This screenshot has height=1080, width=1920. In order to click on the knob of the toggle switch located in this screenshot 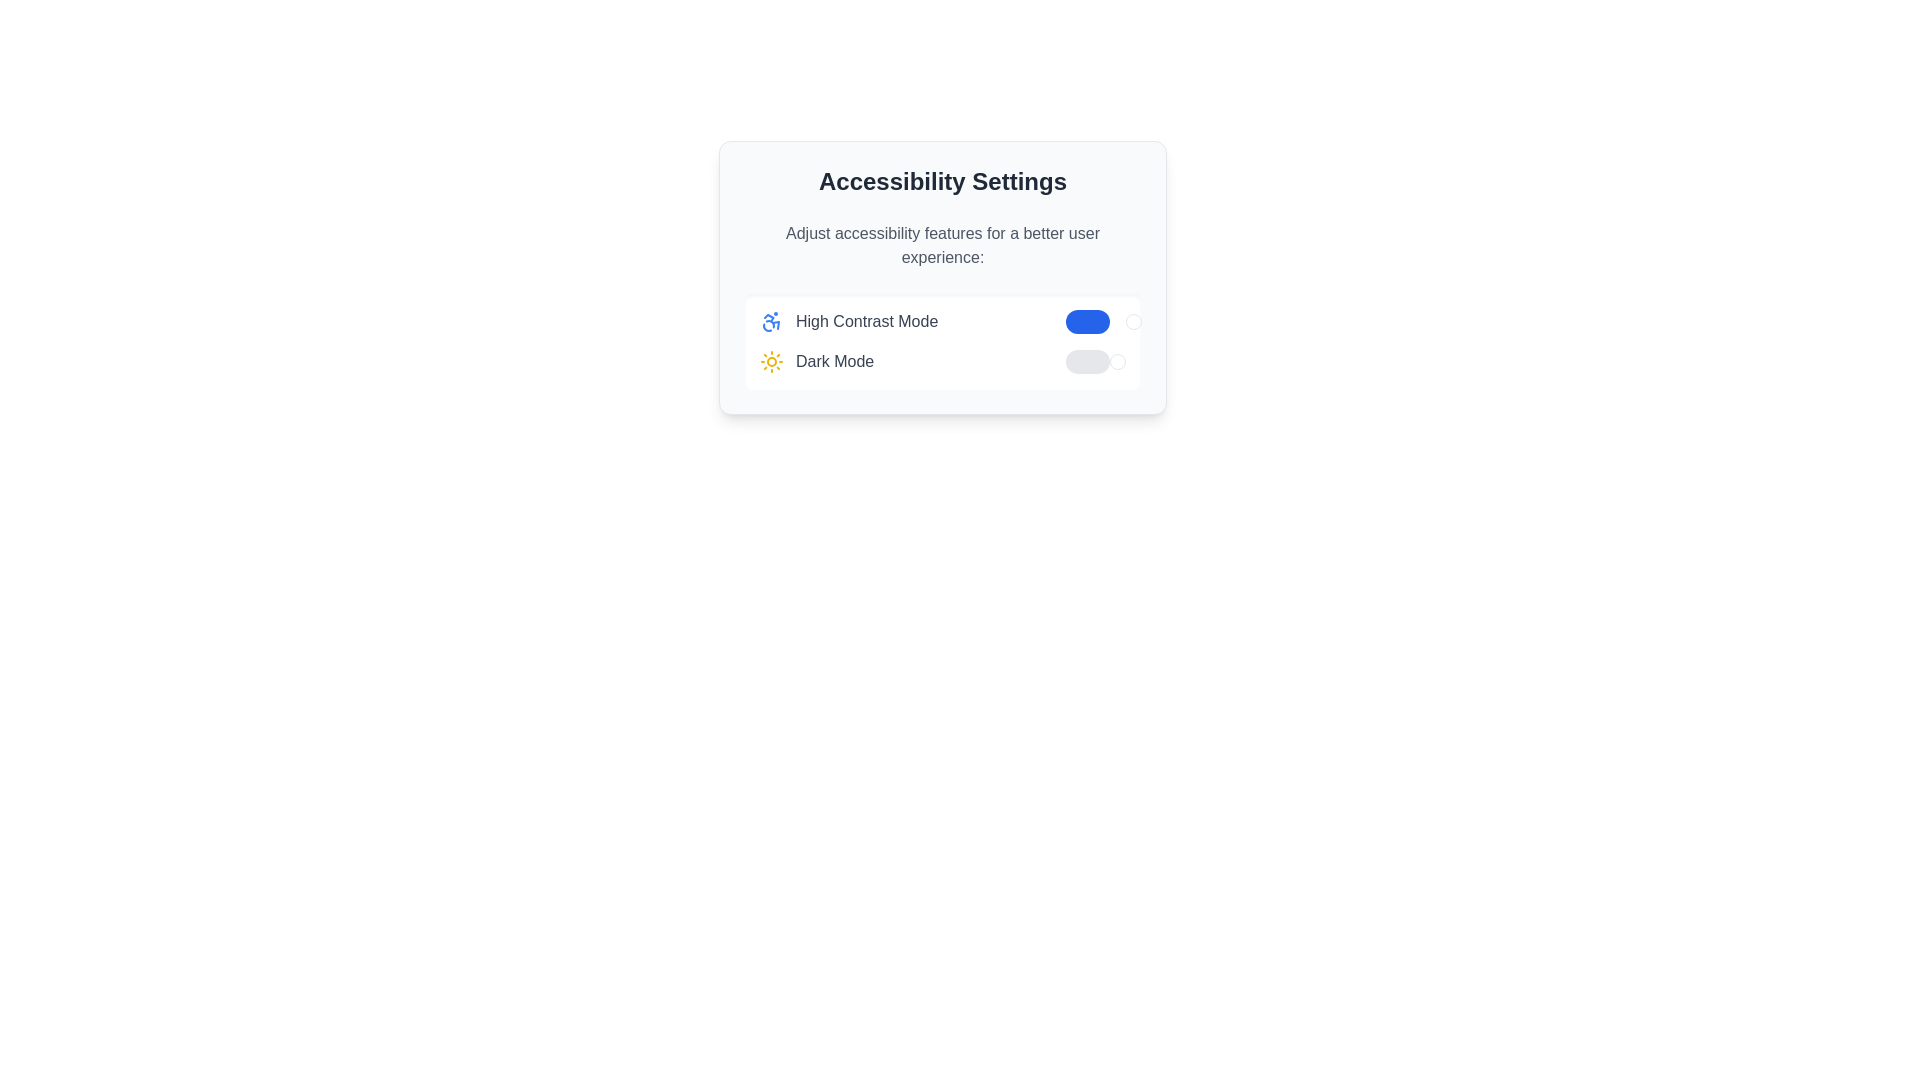, I will do `click(1094, 362)`.